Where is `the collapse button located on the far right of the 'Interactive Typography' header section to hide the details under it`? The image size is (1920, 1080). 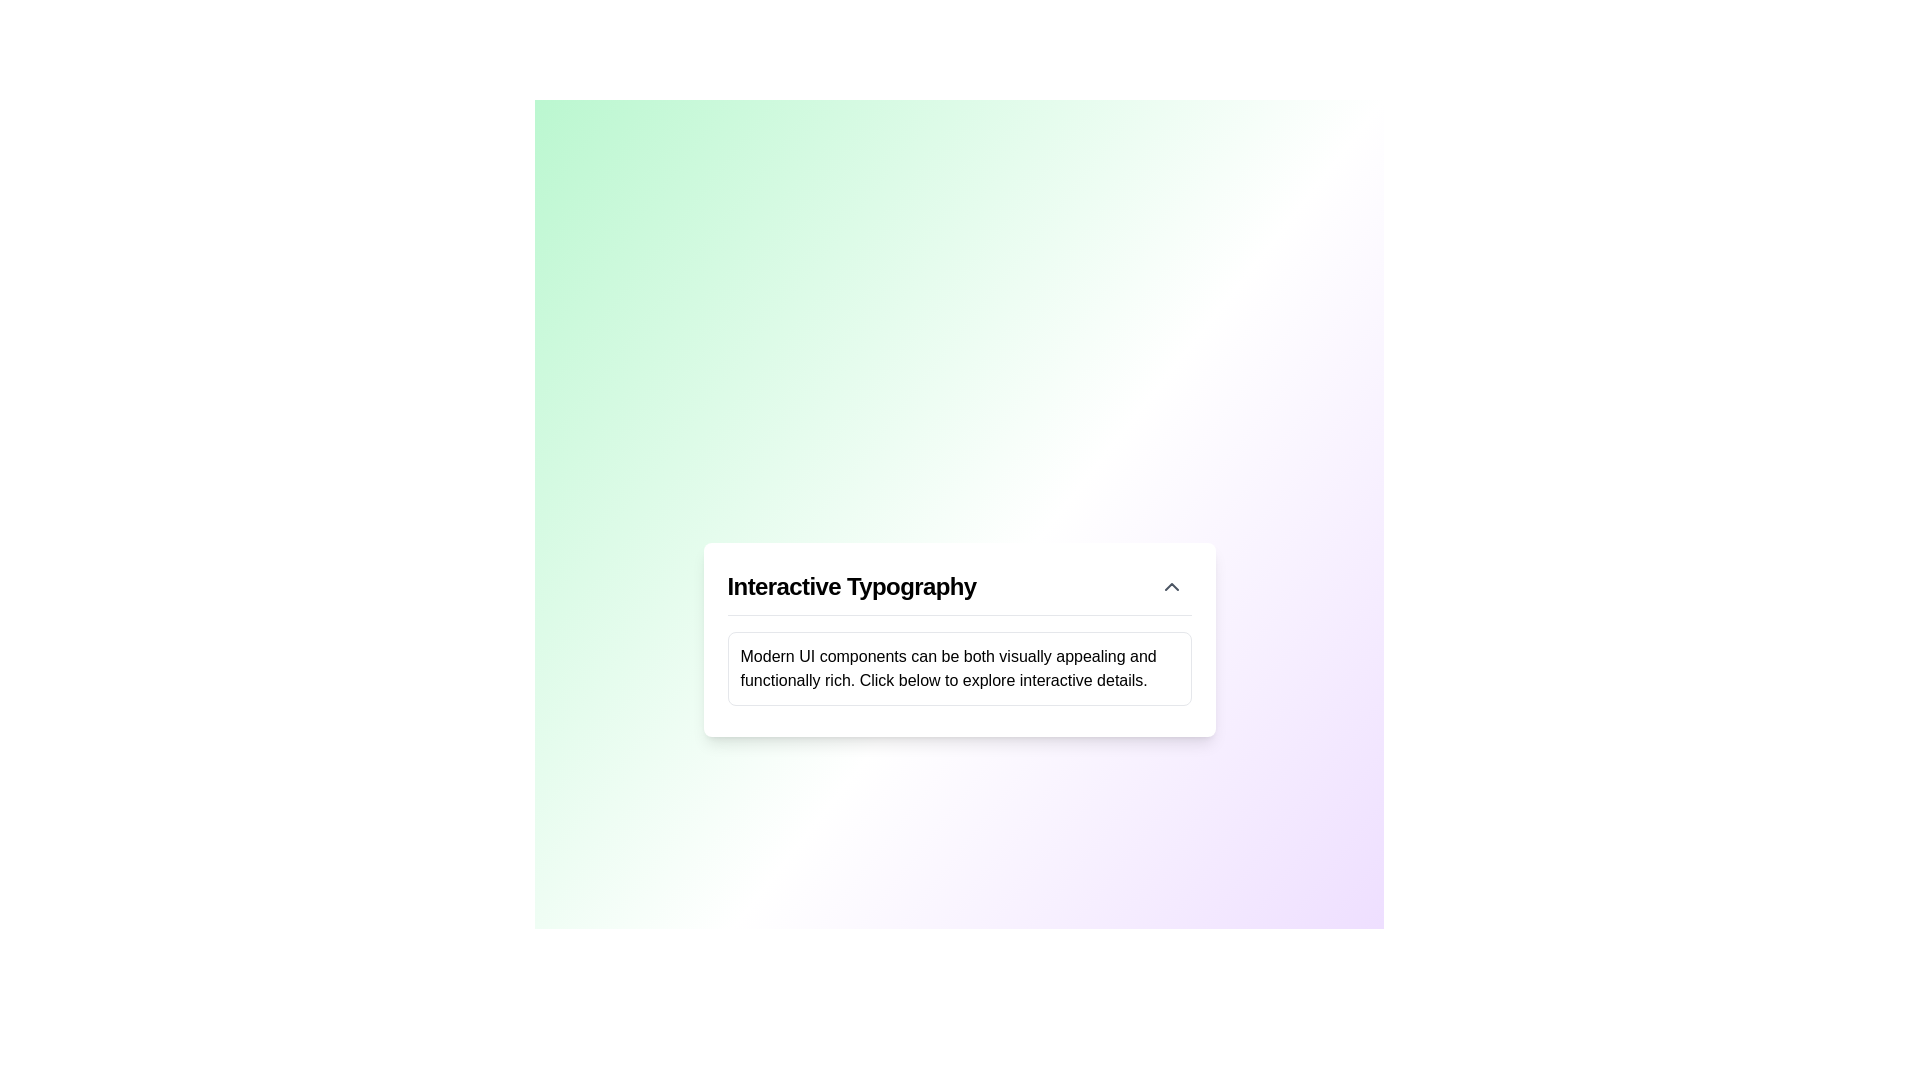
the collapse button located on the far right of the 'Interactive Typography' header section to hide the details under it is located at coordinates (1171, 585).